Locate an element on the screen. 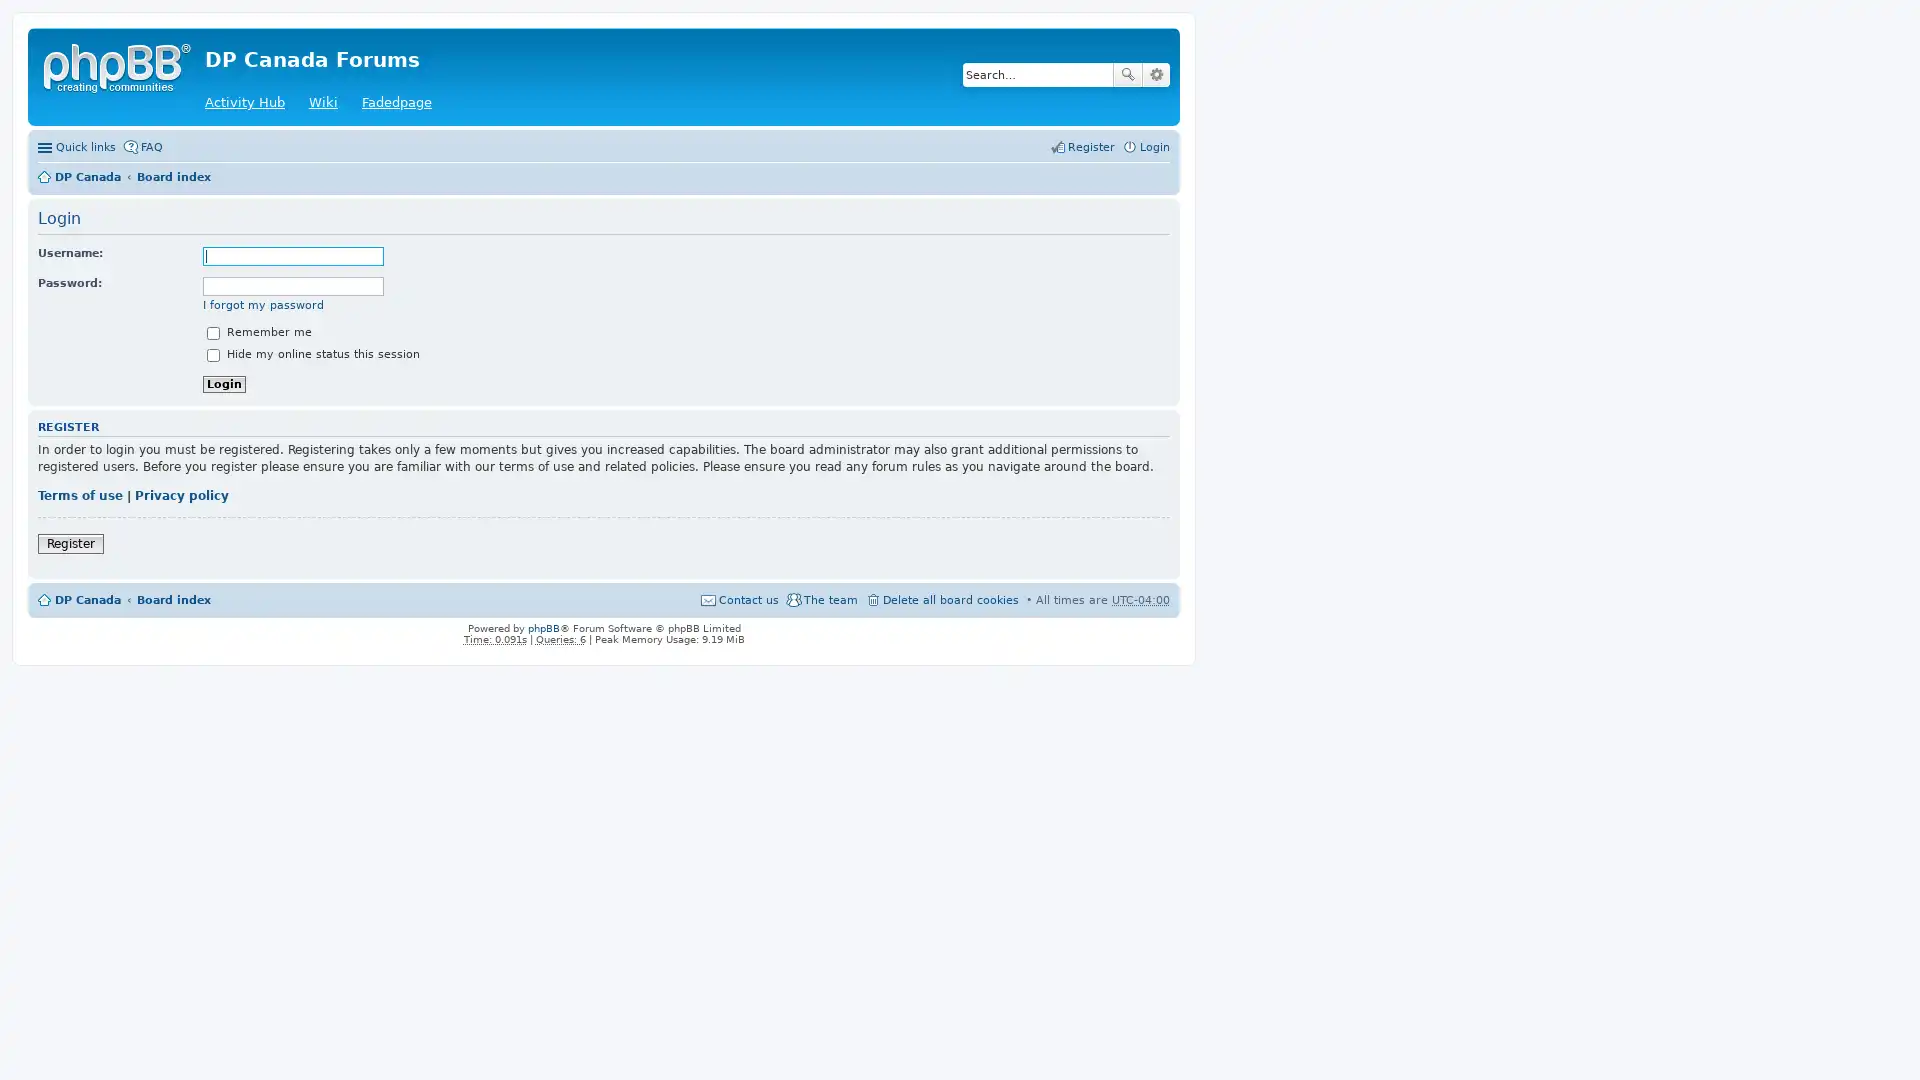  Login is located at coordinates (224, 383).